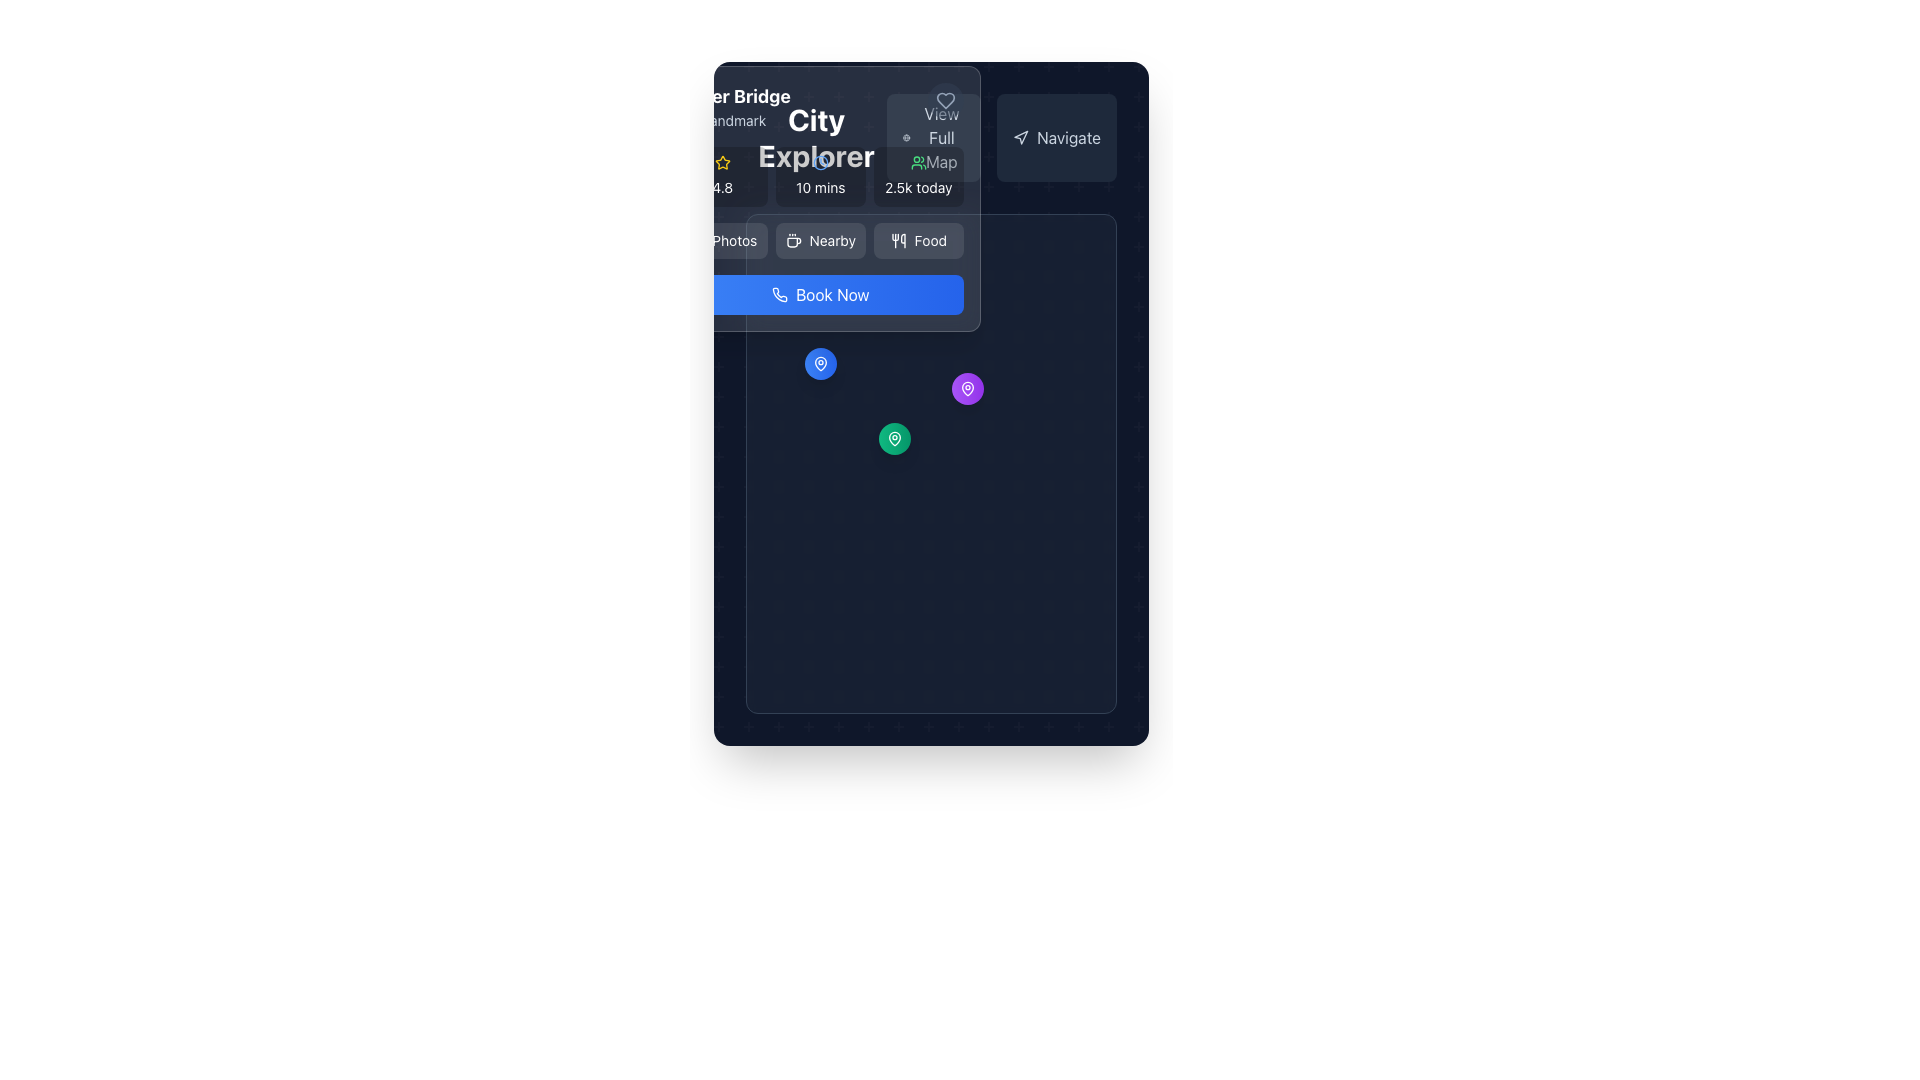 The image size is (1920, 1080). What do you see at coordinates (930, 137) in the screenshot?
I see `the button located between the 'City Explorer' label and the 'Navigate' button` at bounding box center [930, 137].